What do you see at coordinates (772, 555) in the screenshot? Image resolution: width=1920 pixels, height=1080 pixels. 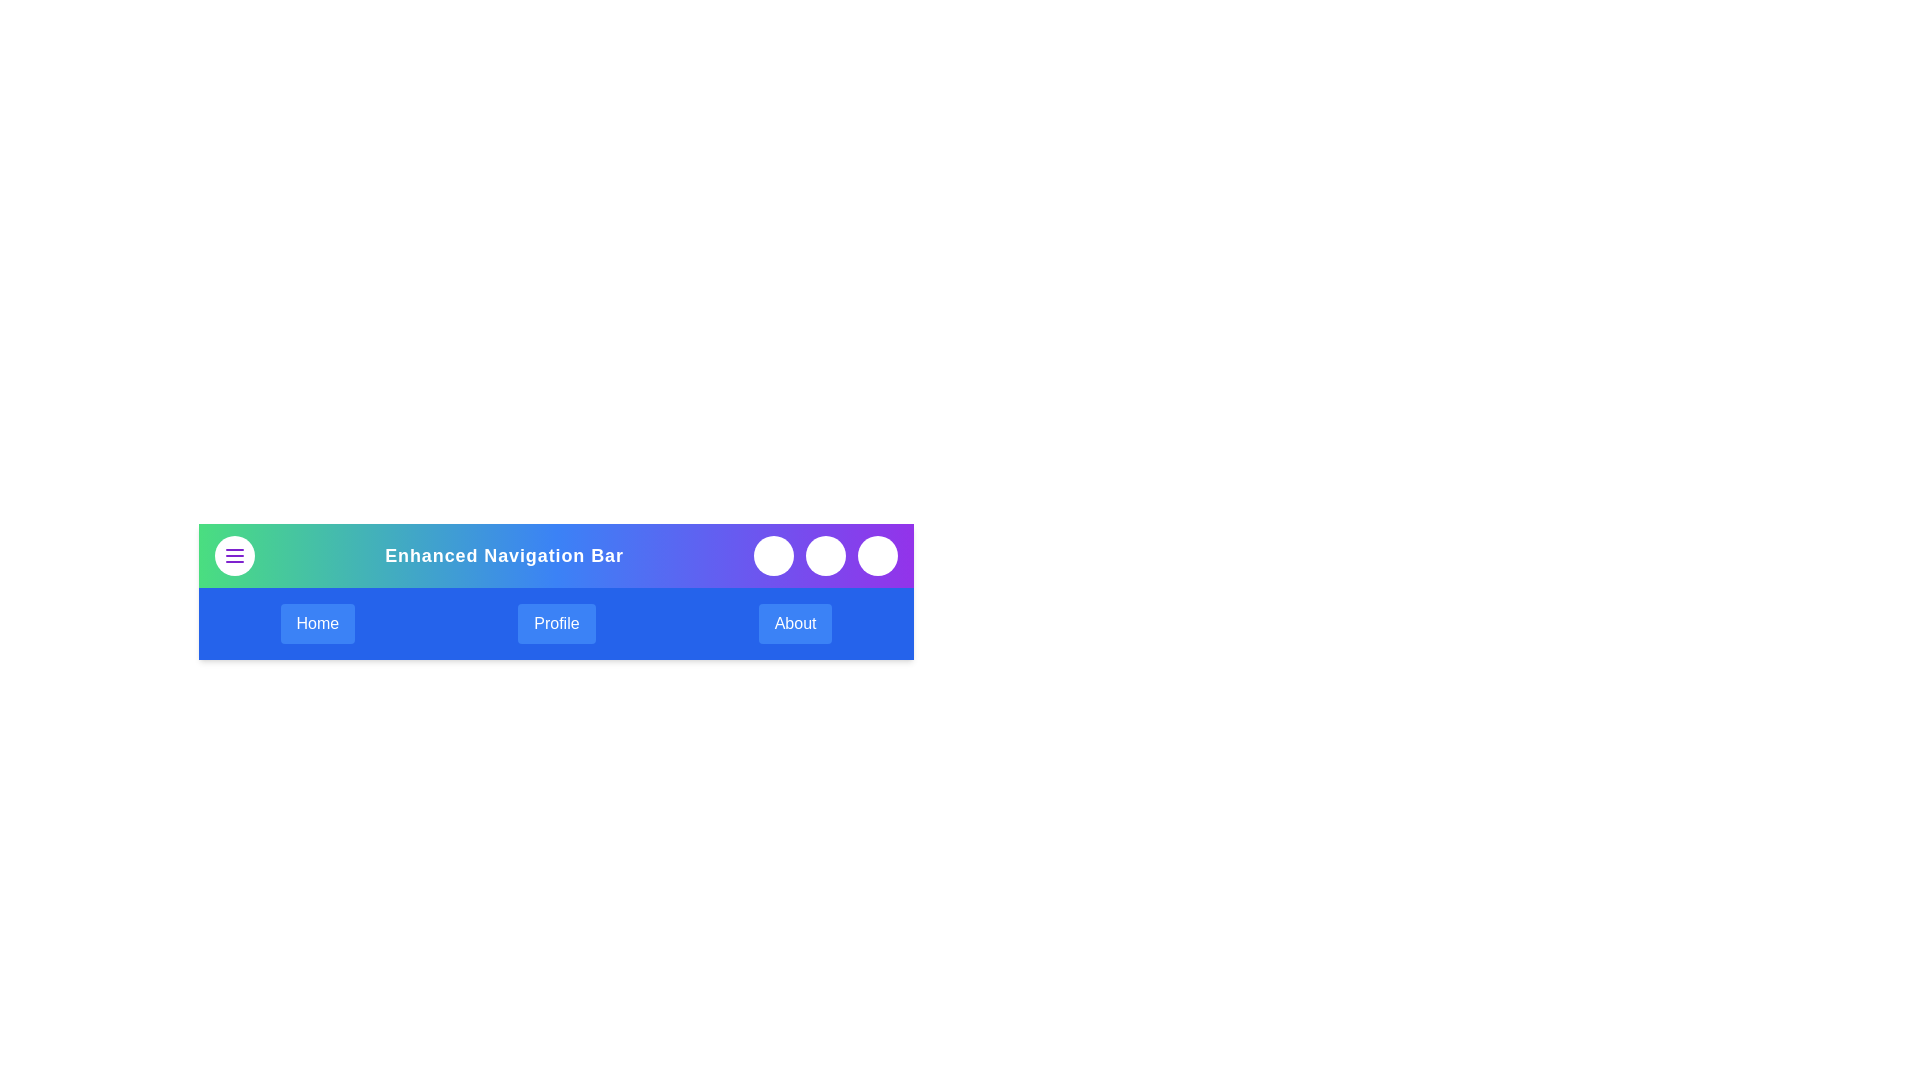 I see `the search button to initiate a search` at bounding box center [772, 555].